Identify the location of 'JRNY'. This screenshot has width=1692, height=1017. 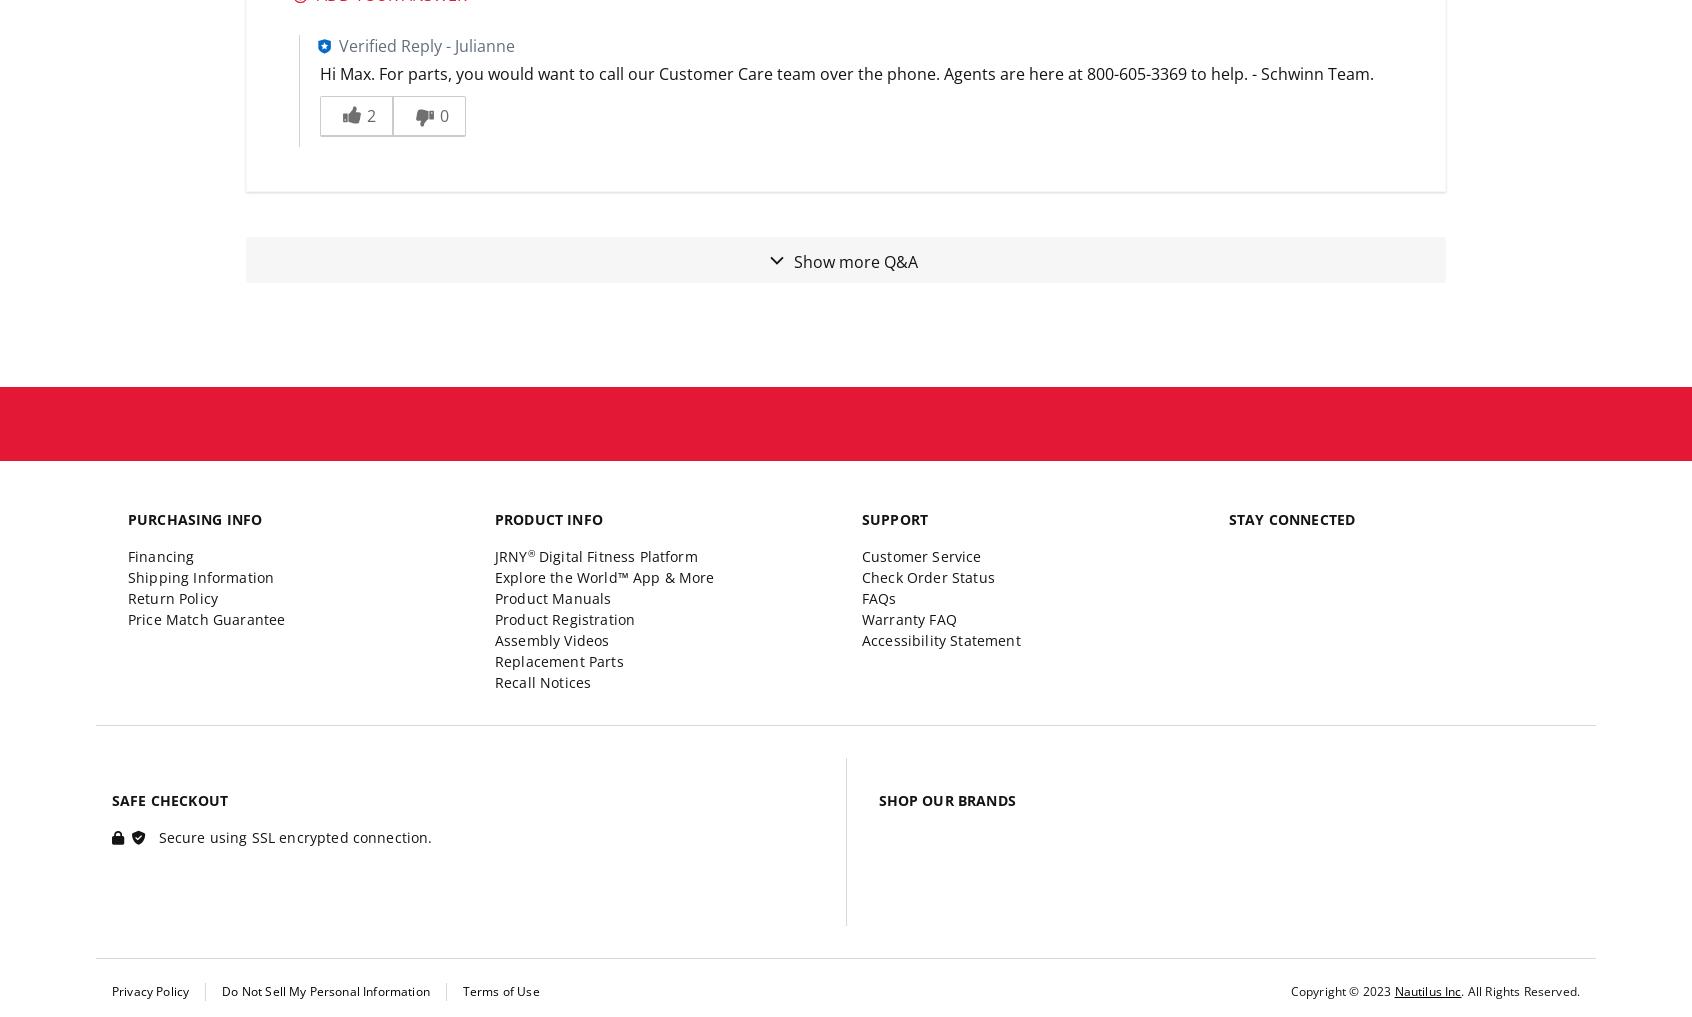
(510, 555).